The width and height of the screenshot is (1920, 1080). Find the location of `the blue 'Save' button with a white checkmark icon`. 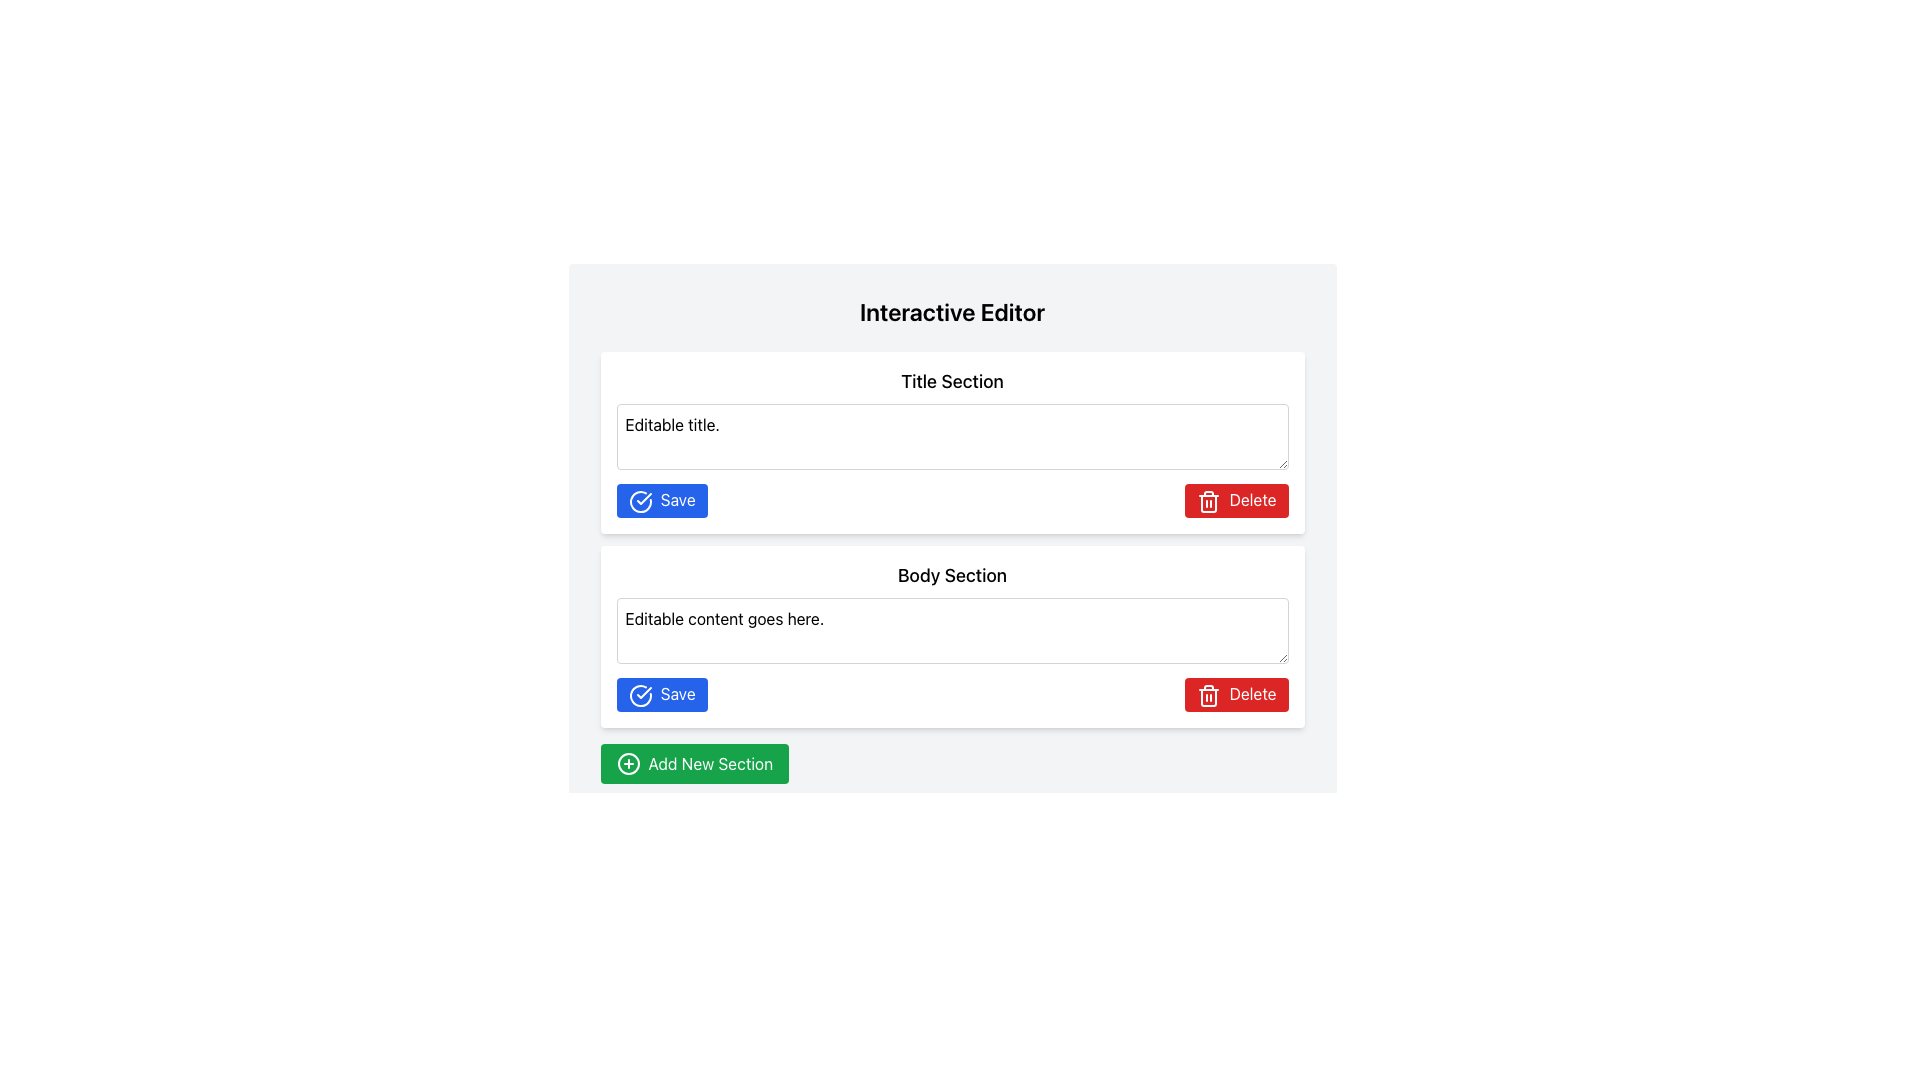

the blue 'Save' button with a white checkmark icon is located at coordinates (662, 693).